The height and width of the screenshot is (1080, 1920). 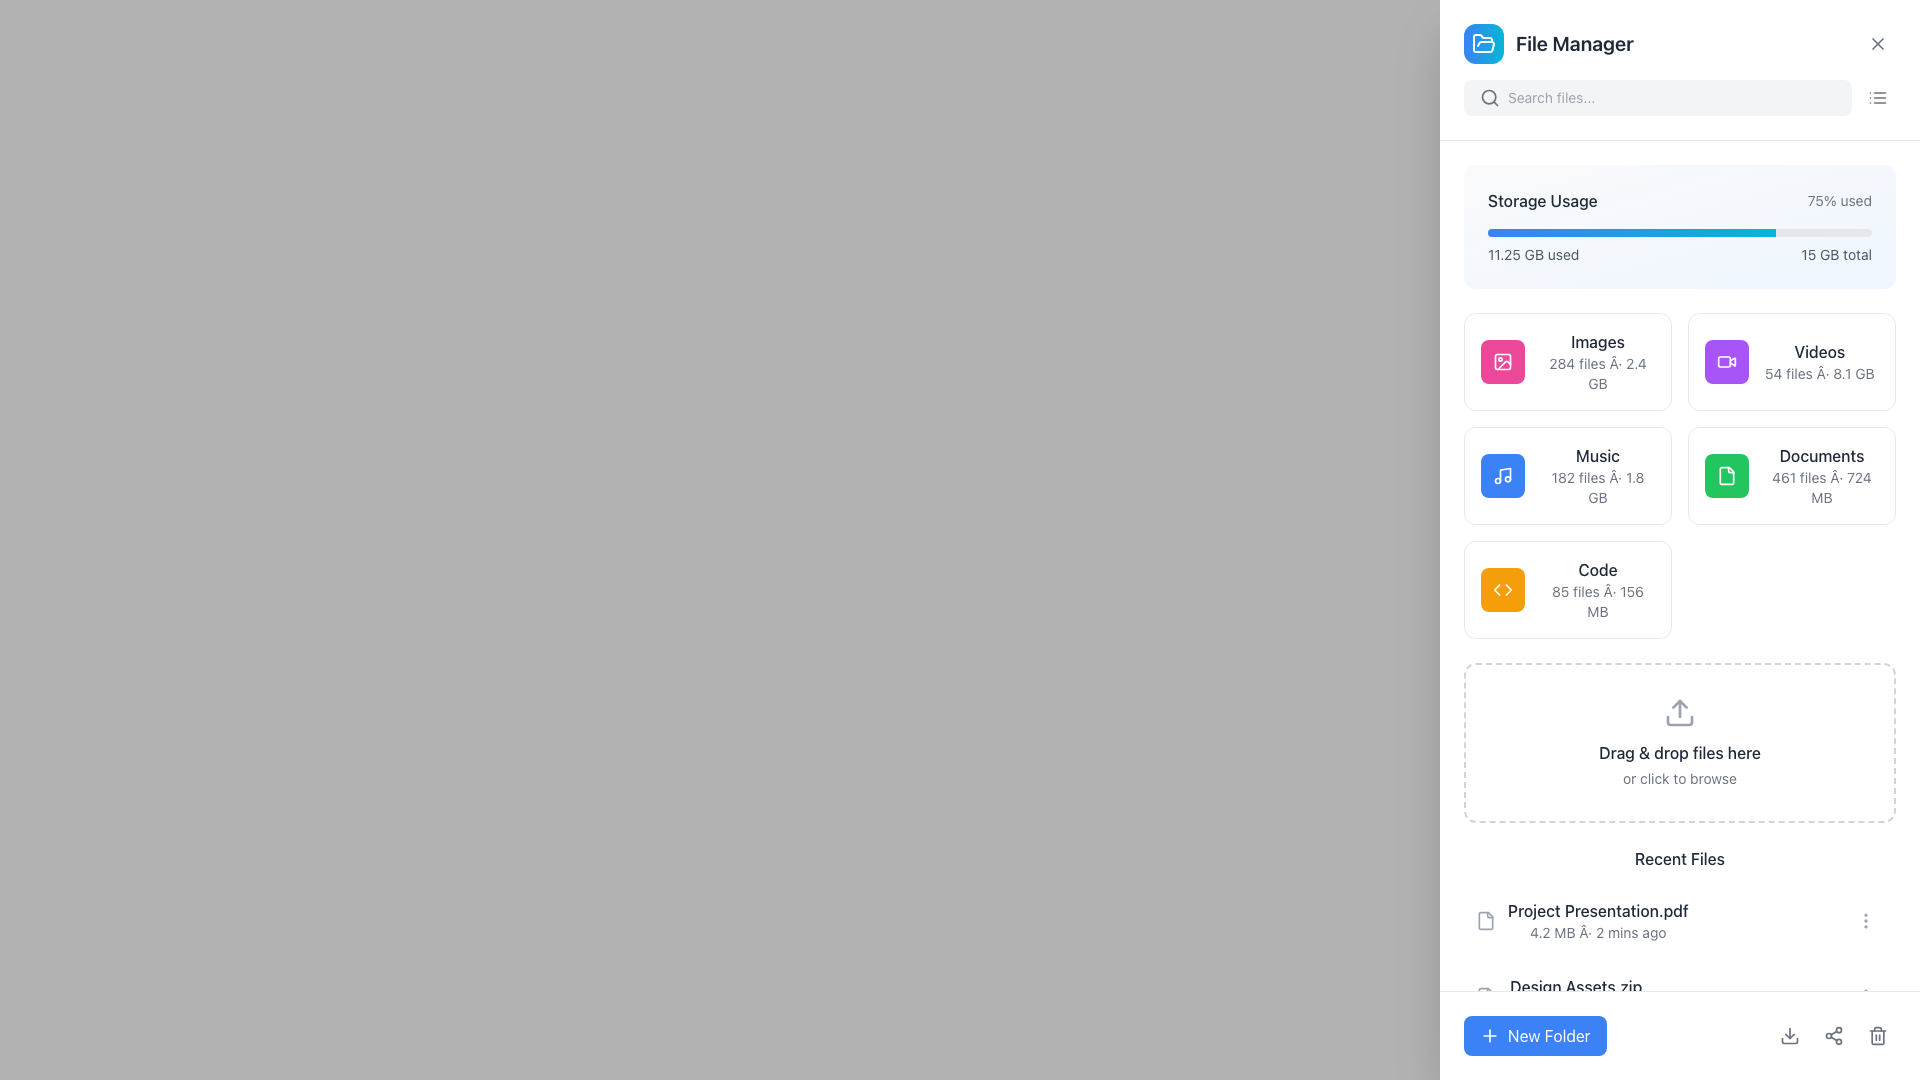 I want to click on the rectangular document icon outlined in a grayish style, located near the bottom right corner of the interface, close to the 'New Folder' button, so click(x=1486, y=996).